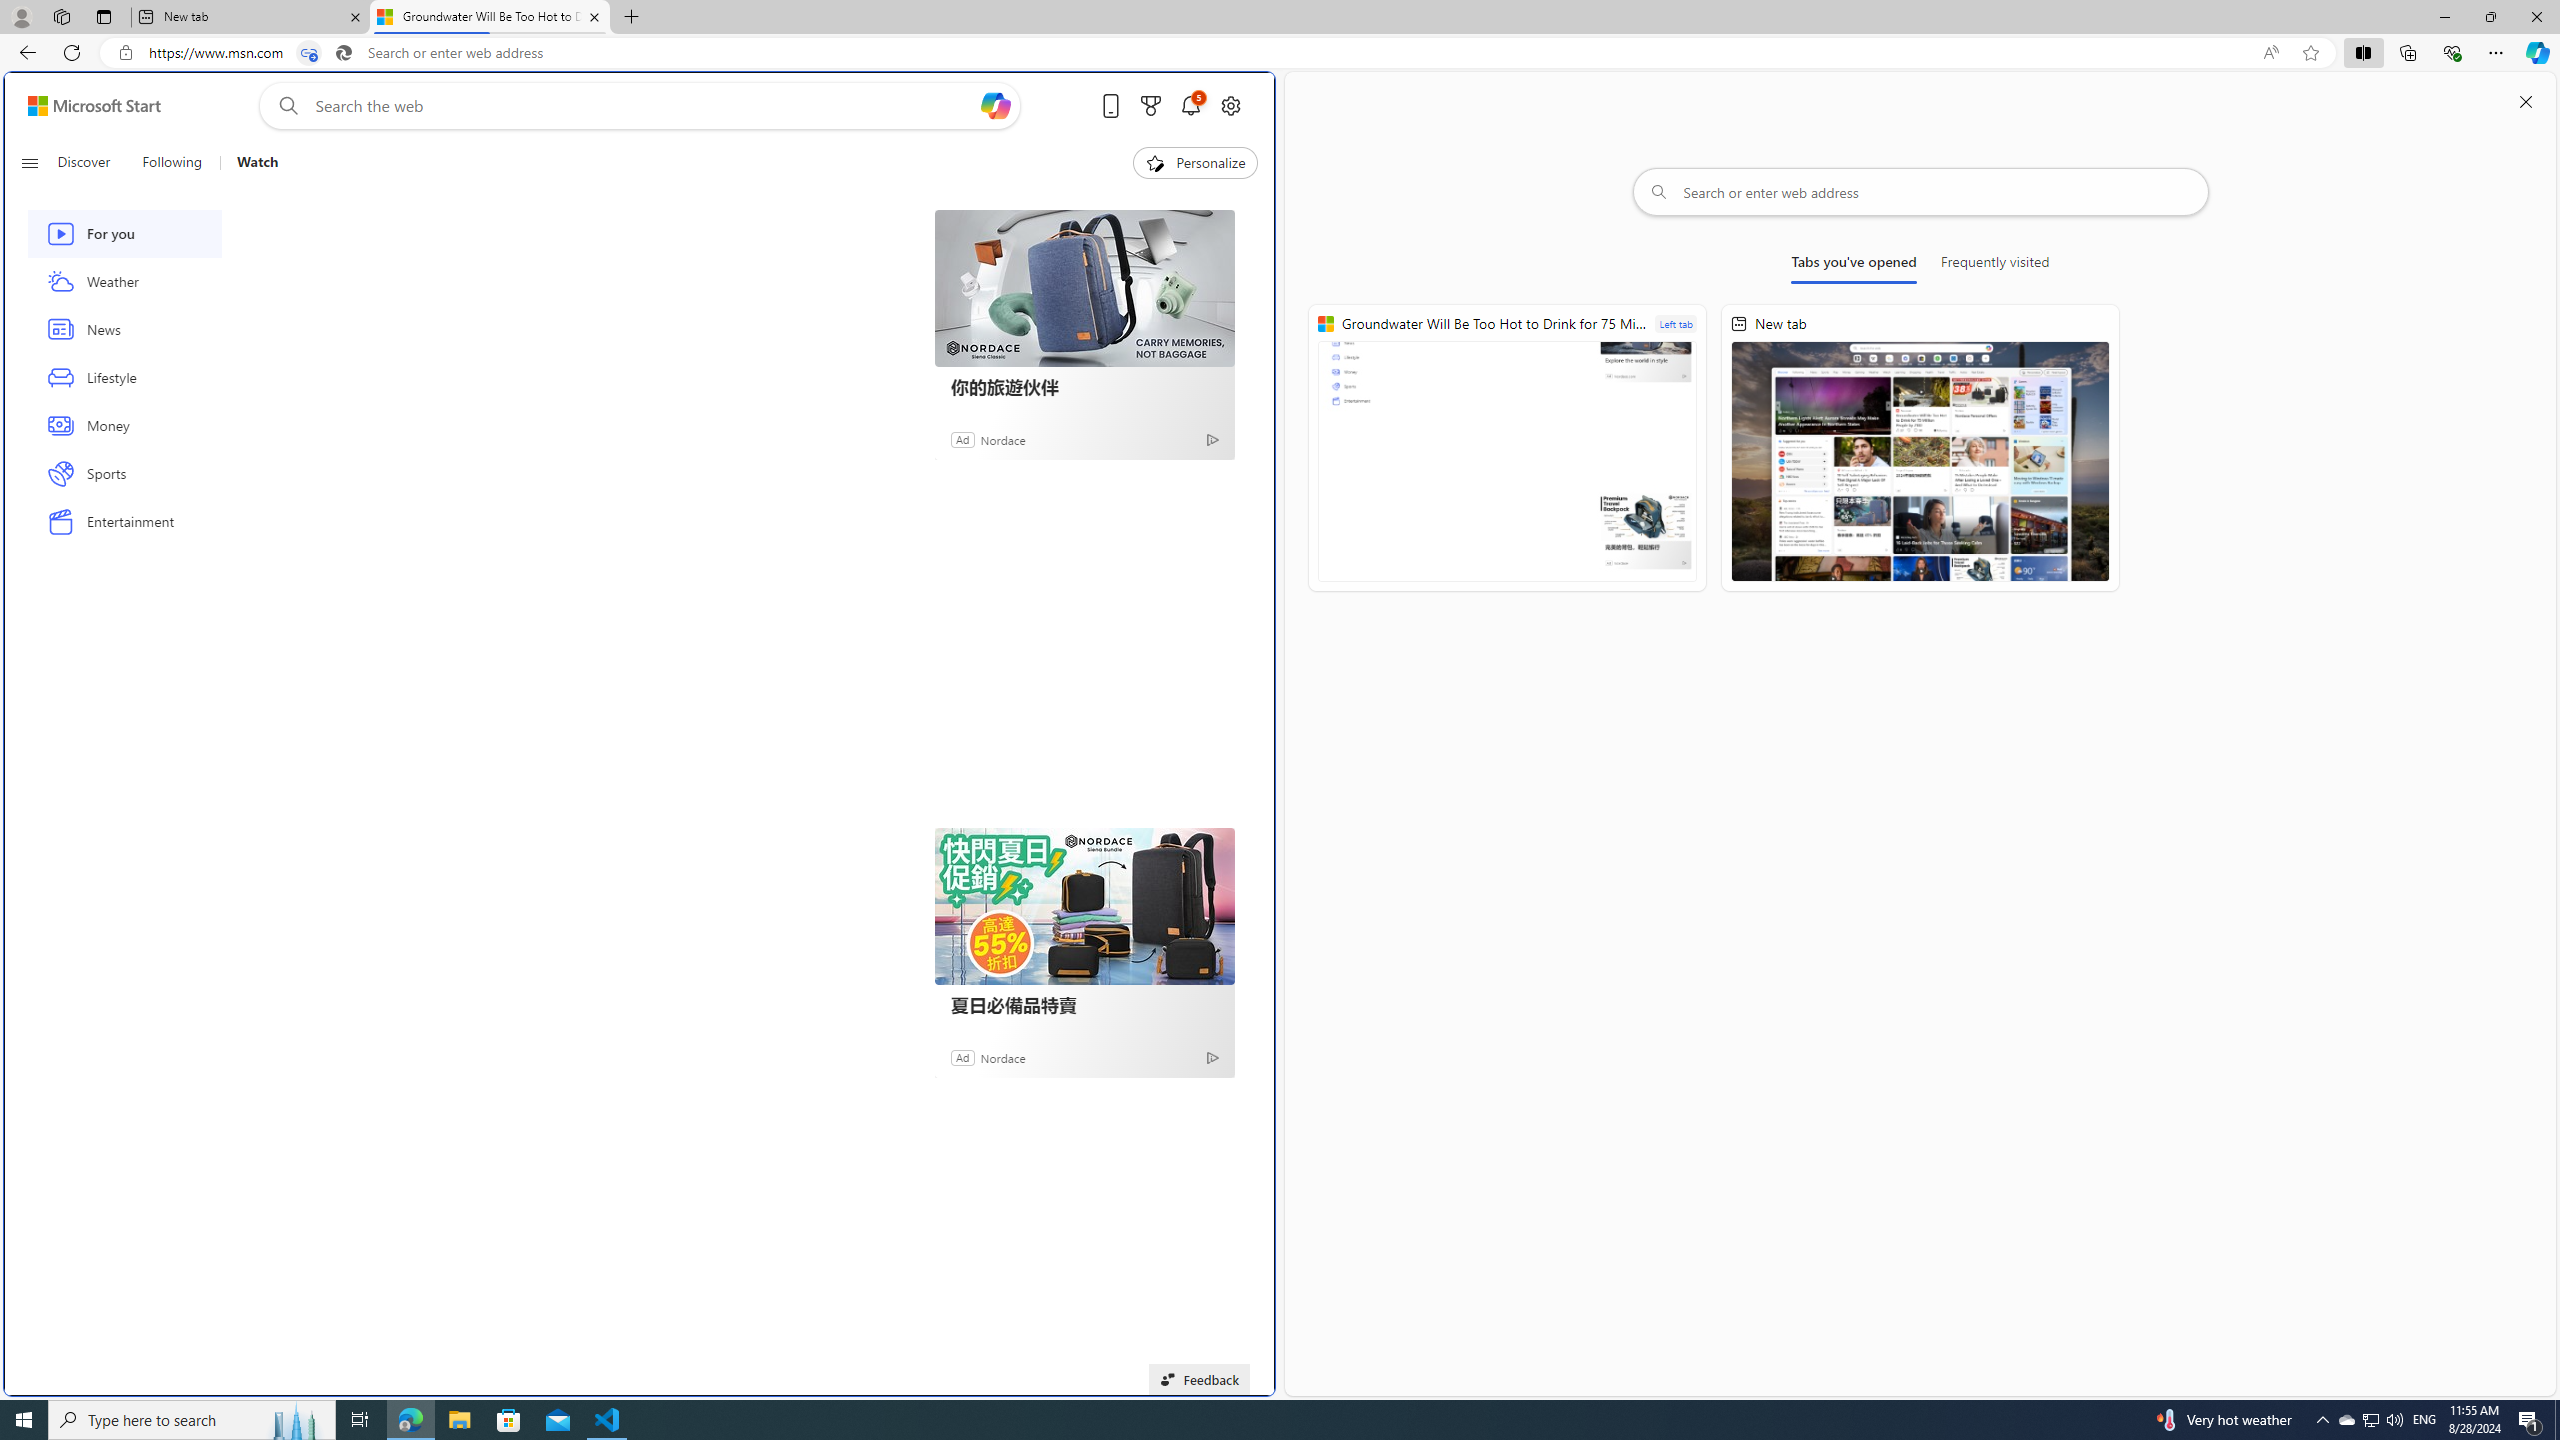 This screenshot has width=2560, height=1440. I want to click on 'Tabs you', so click(1854, 265).